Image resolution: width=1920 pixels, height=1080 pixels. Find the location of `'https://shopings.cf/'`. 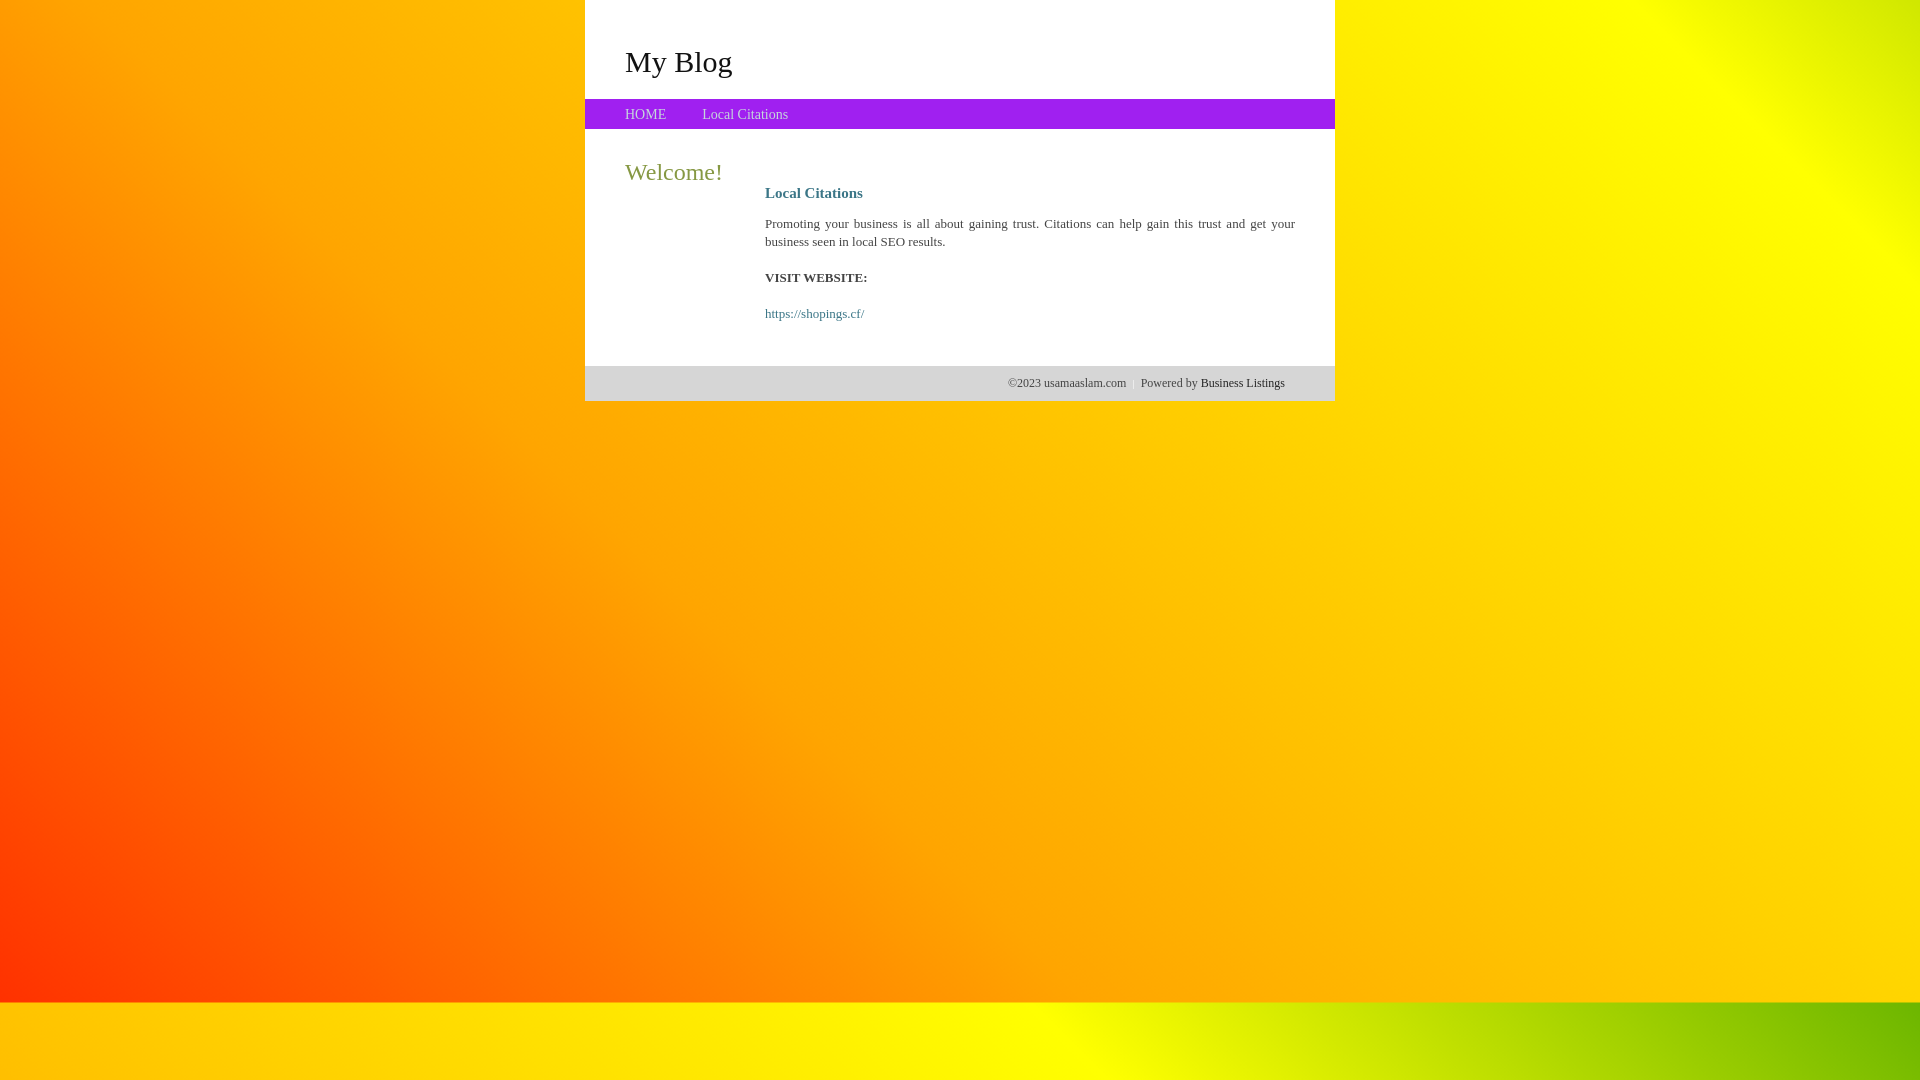

'https://shopings.cf/' is located at coordinates (814, 313).